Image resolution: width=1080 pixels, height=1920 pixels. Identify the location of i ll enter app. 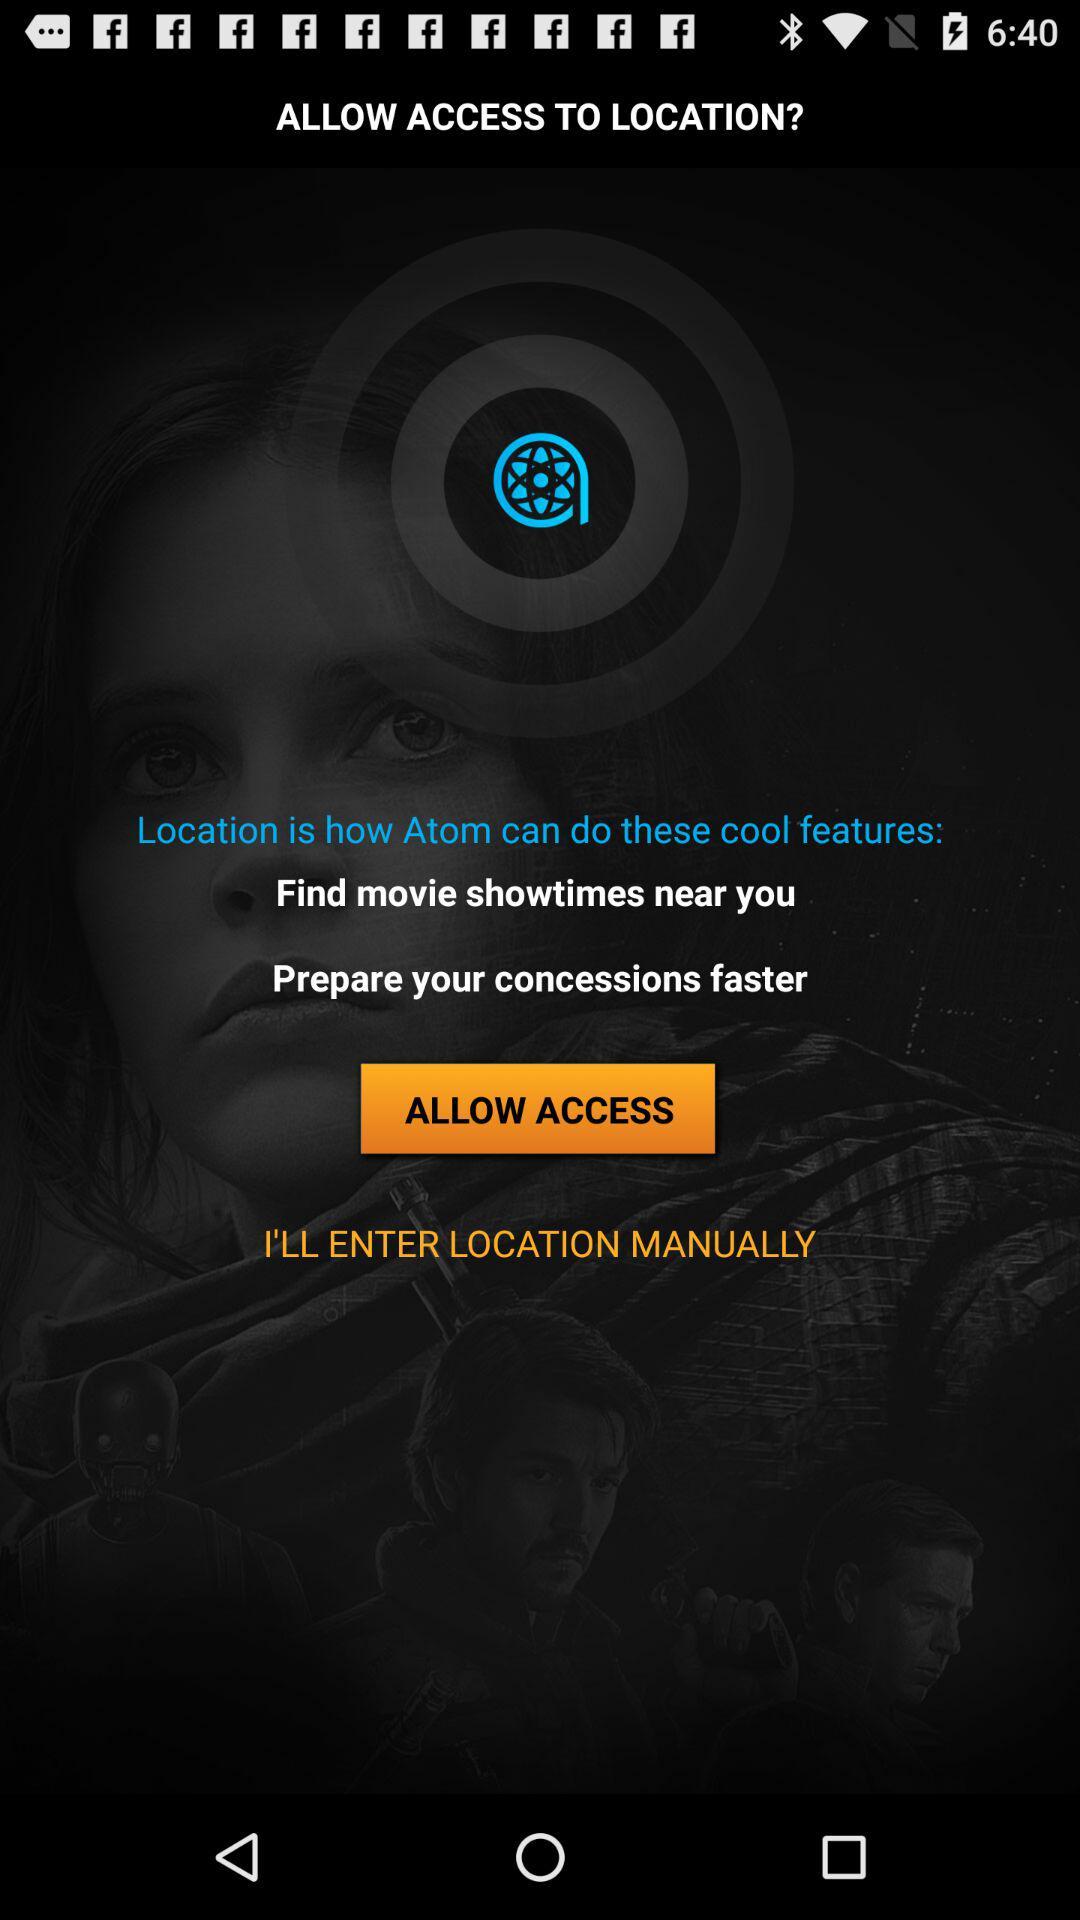
(538, 1241).